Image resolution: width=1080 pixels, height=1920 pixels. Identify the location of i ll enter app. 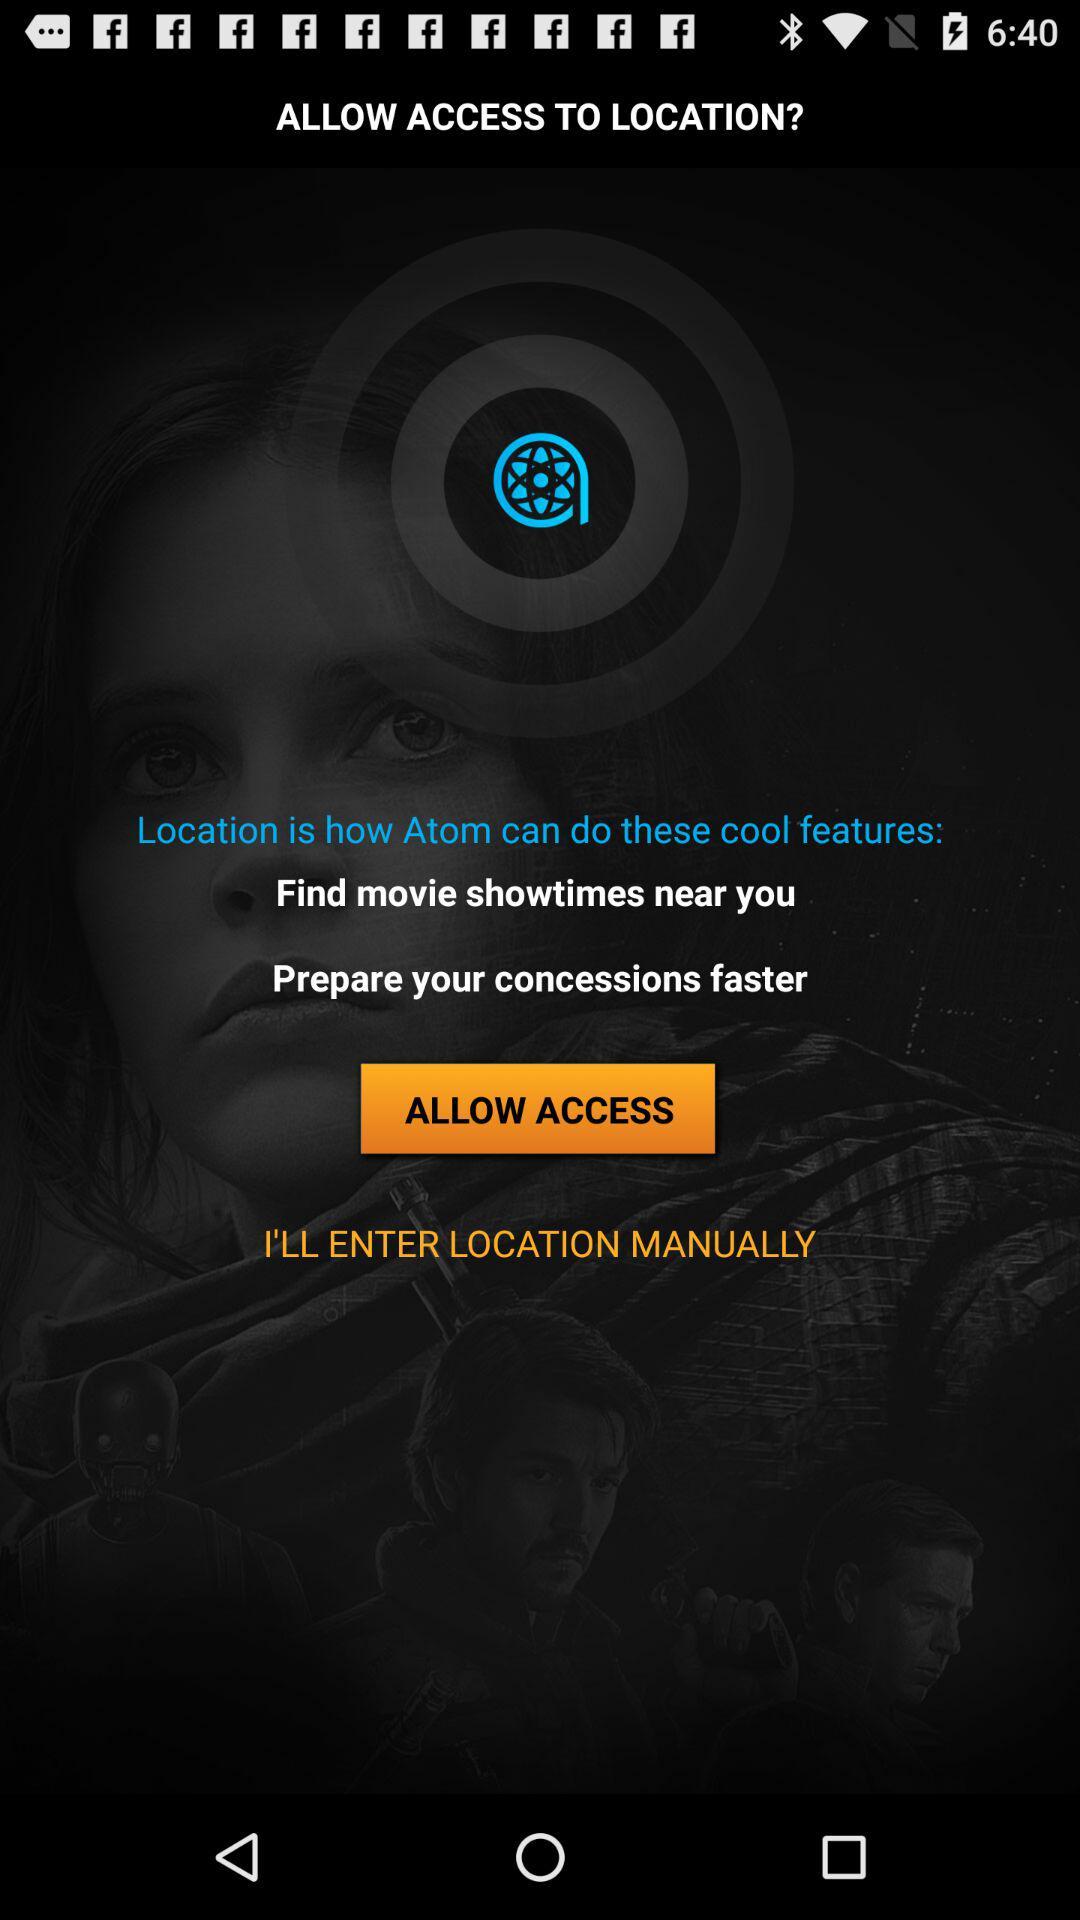
(538, 1241).